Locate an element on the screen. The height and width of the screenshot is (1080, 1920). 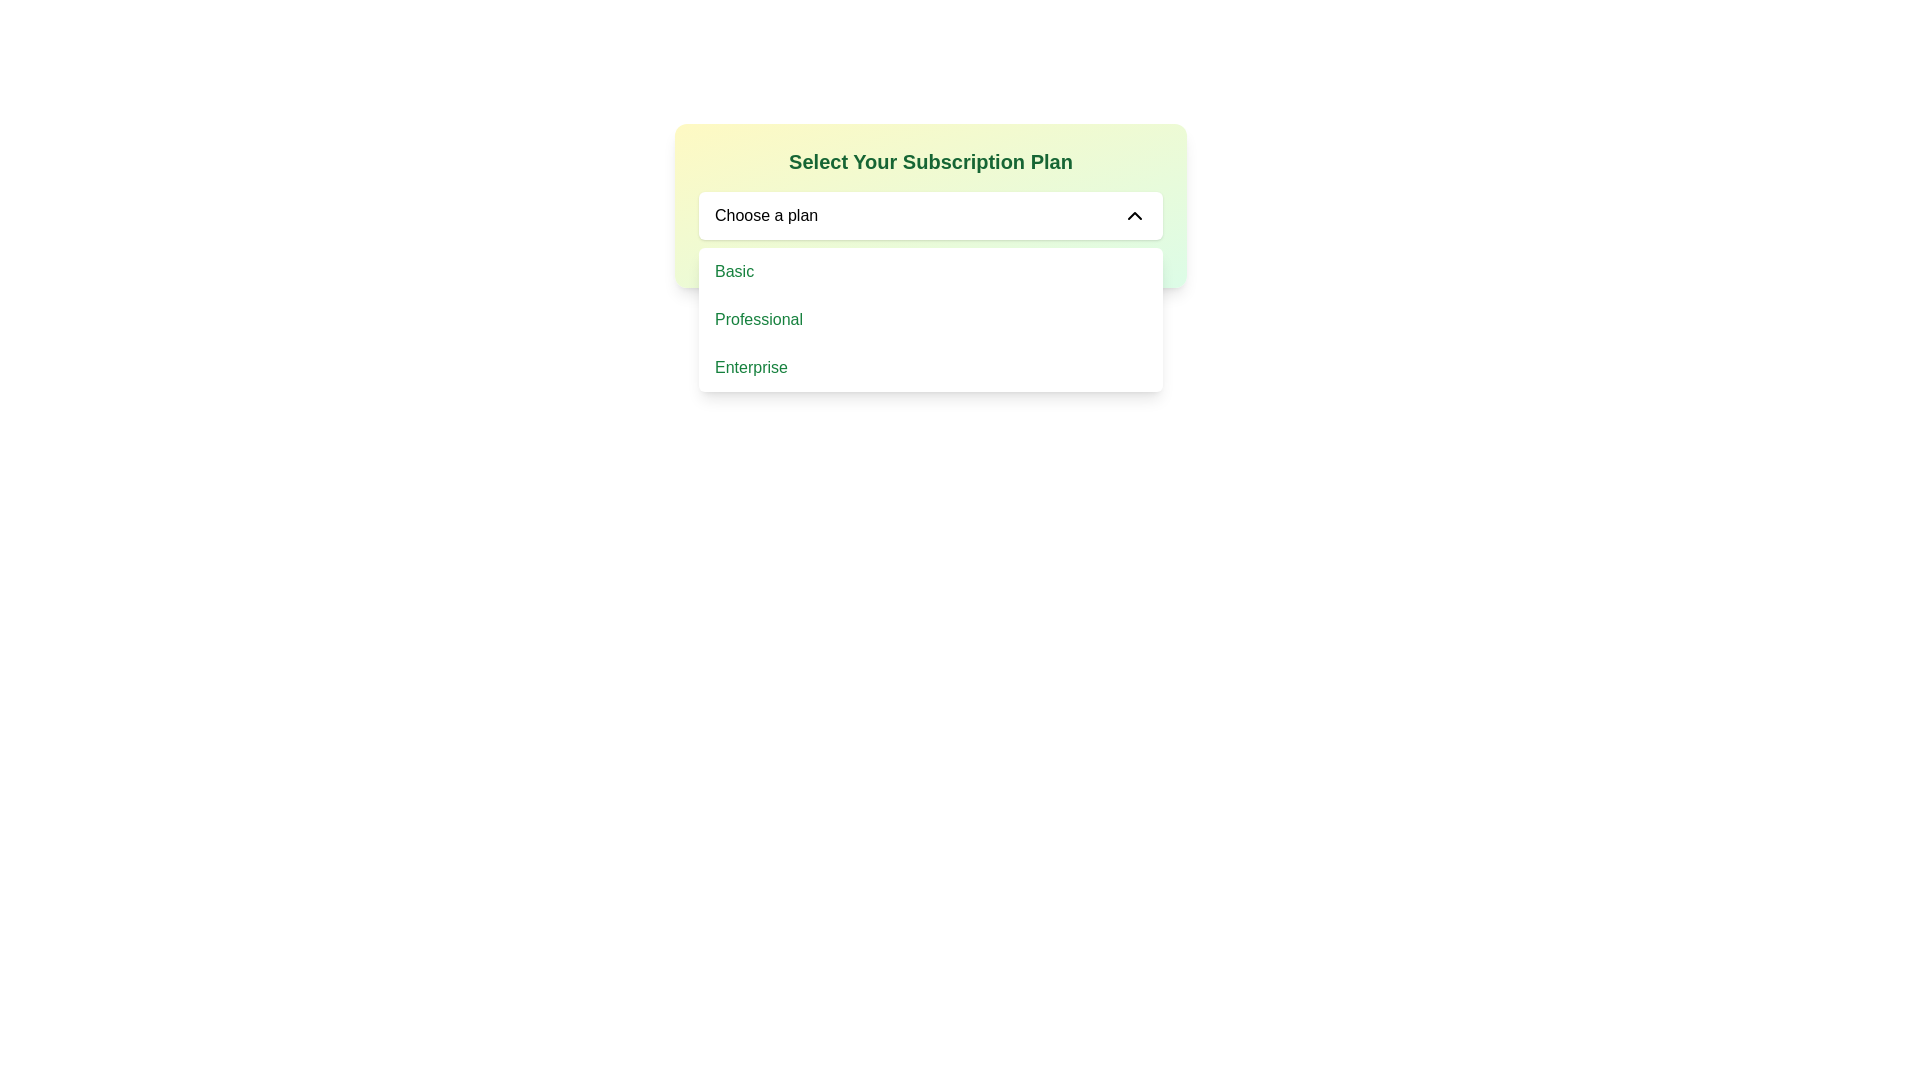
the dropdown menu labeled 'Choose a plan' is located at coordinates (930, 216).